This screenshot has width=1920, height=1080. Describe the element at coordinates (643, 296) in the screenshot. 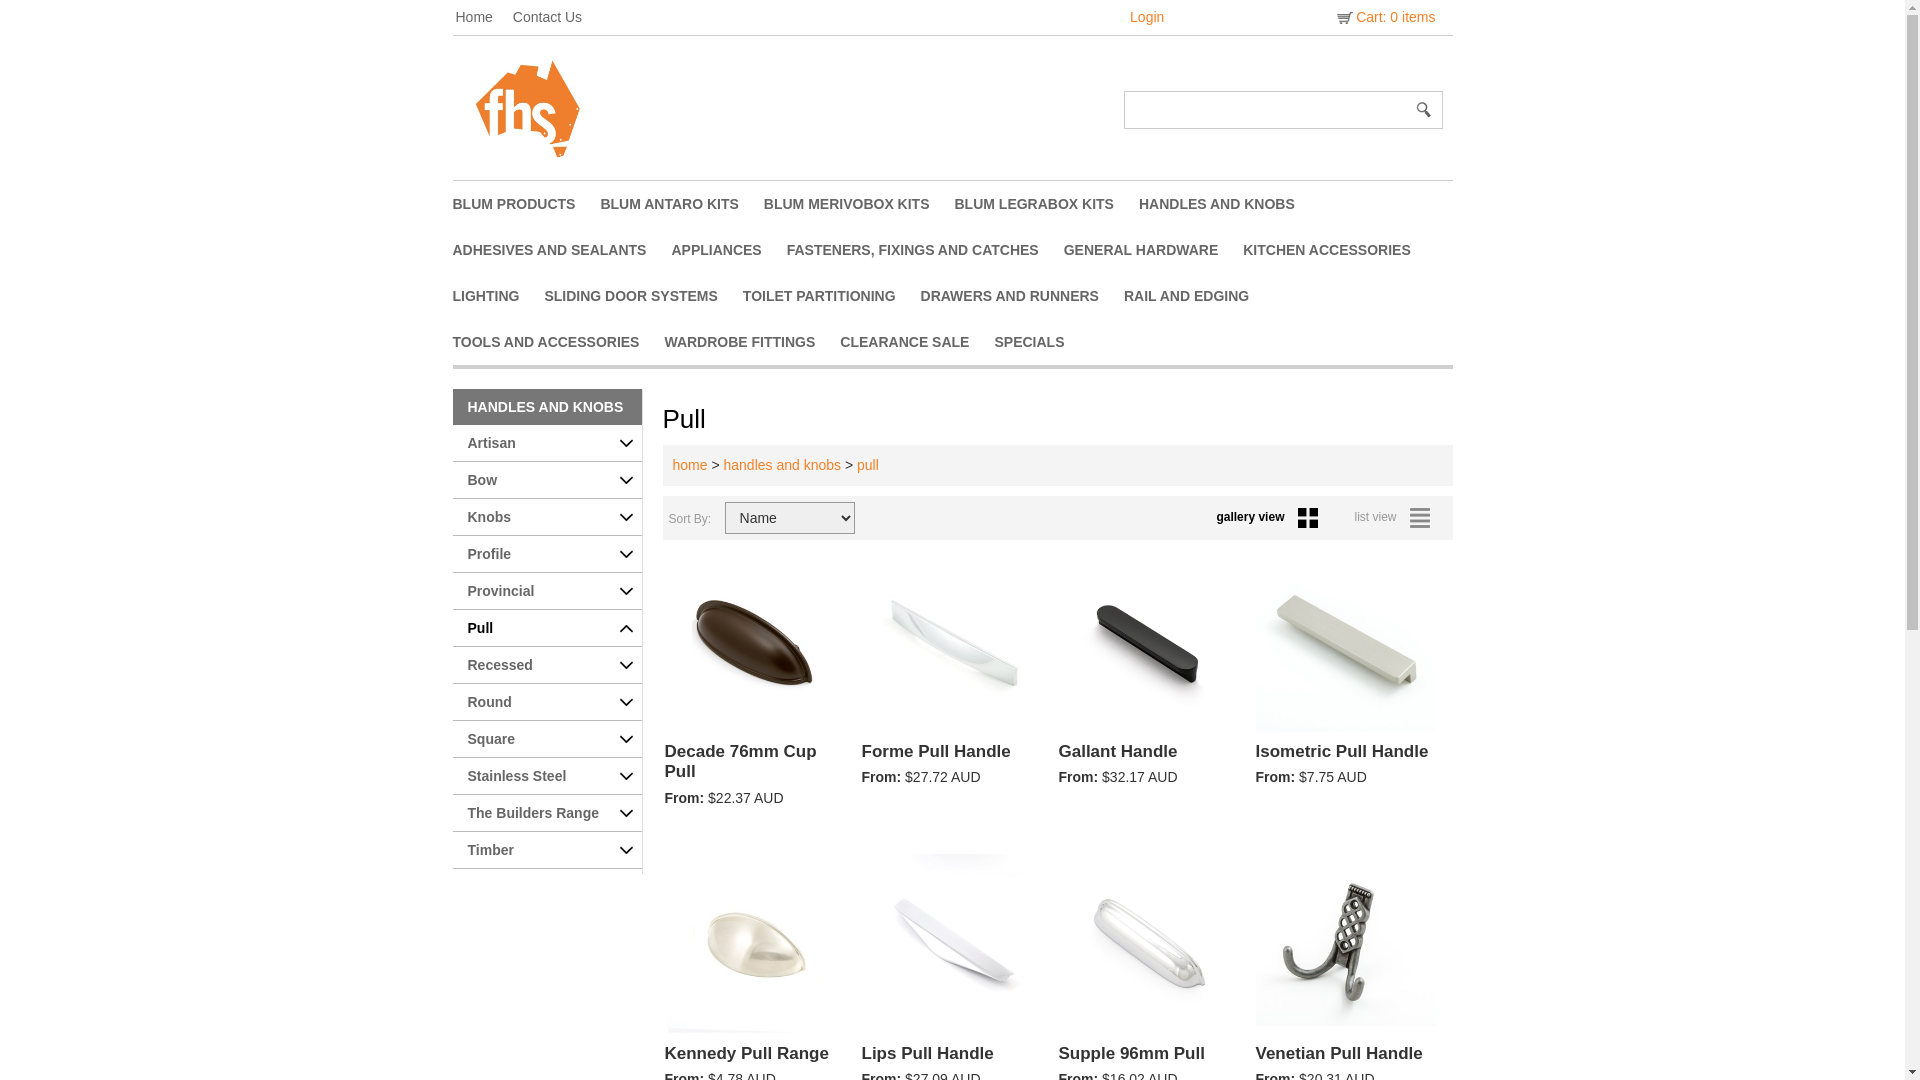

I see `'SLIDING DOOR SYSTEMS'` at that location.